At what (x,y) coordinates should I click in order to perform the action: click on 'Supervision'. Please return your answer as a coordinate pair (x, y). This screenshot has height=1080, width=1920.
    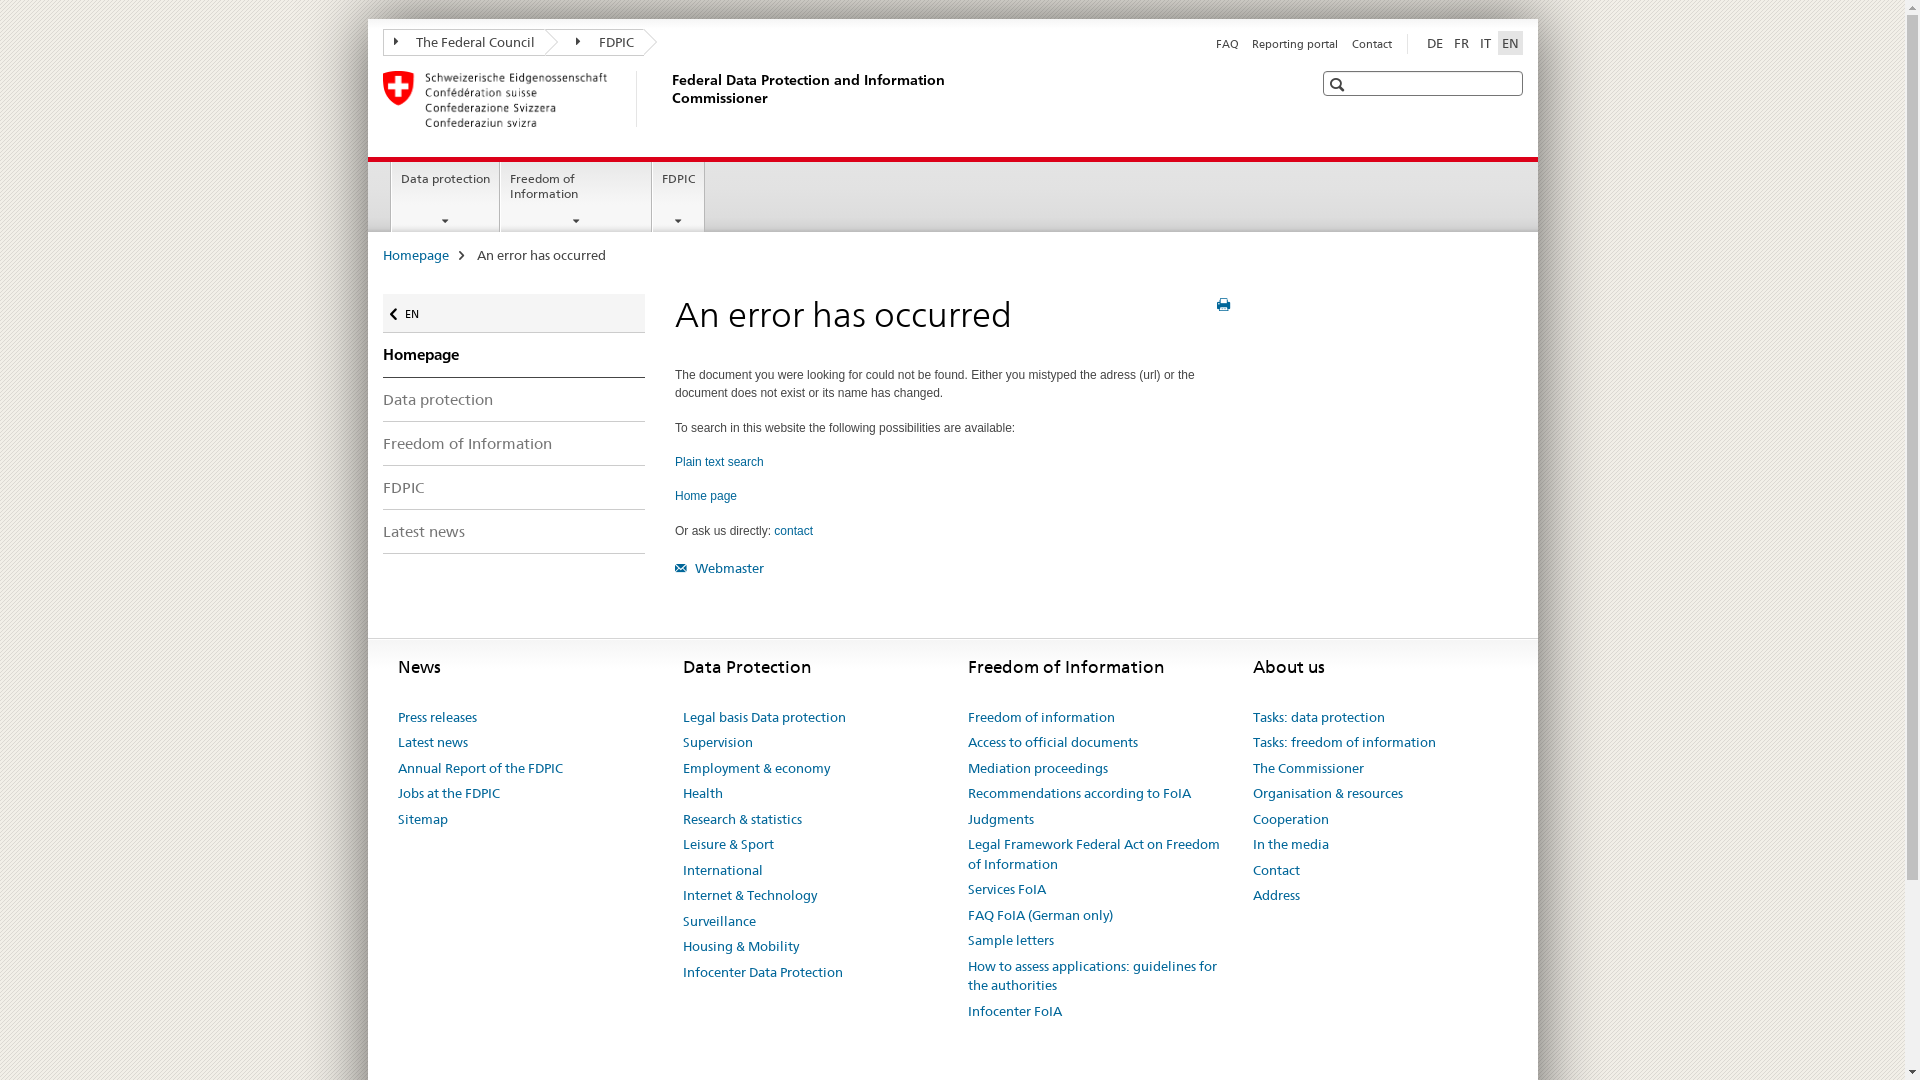
    Looking at the image, I should click on (716, 743).